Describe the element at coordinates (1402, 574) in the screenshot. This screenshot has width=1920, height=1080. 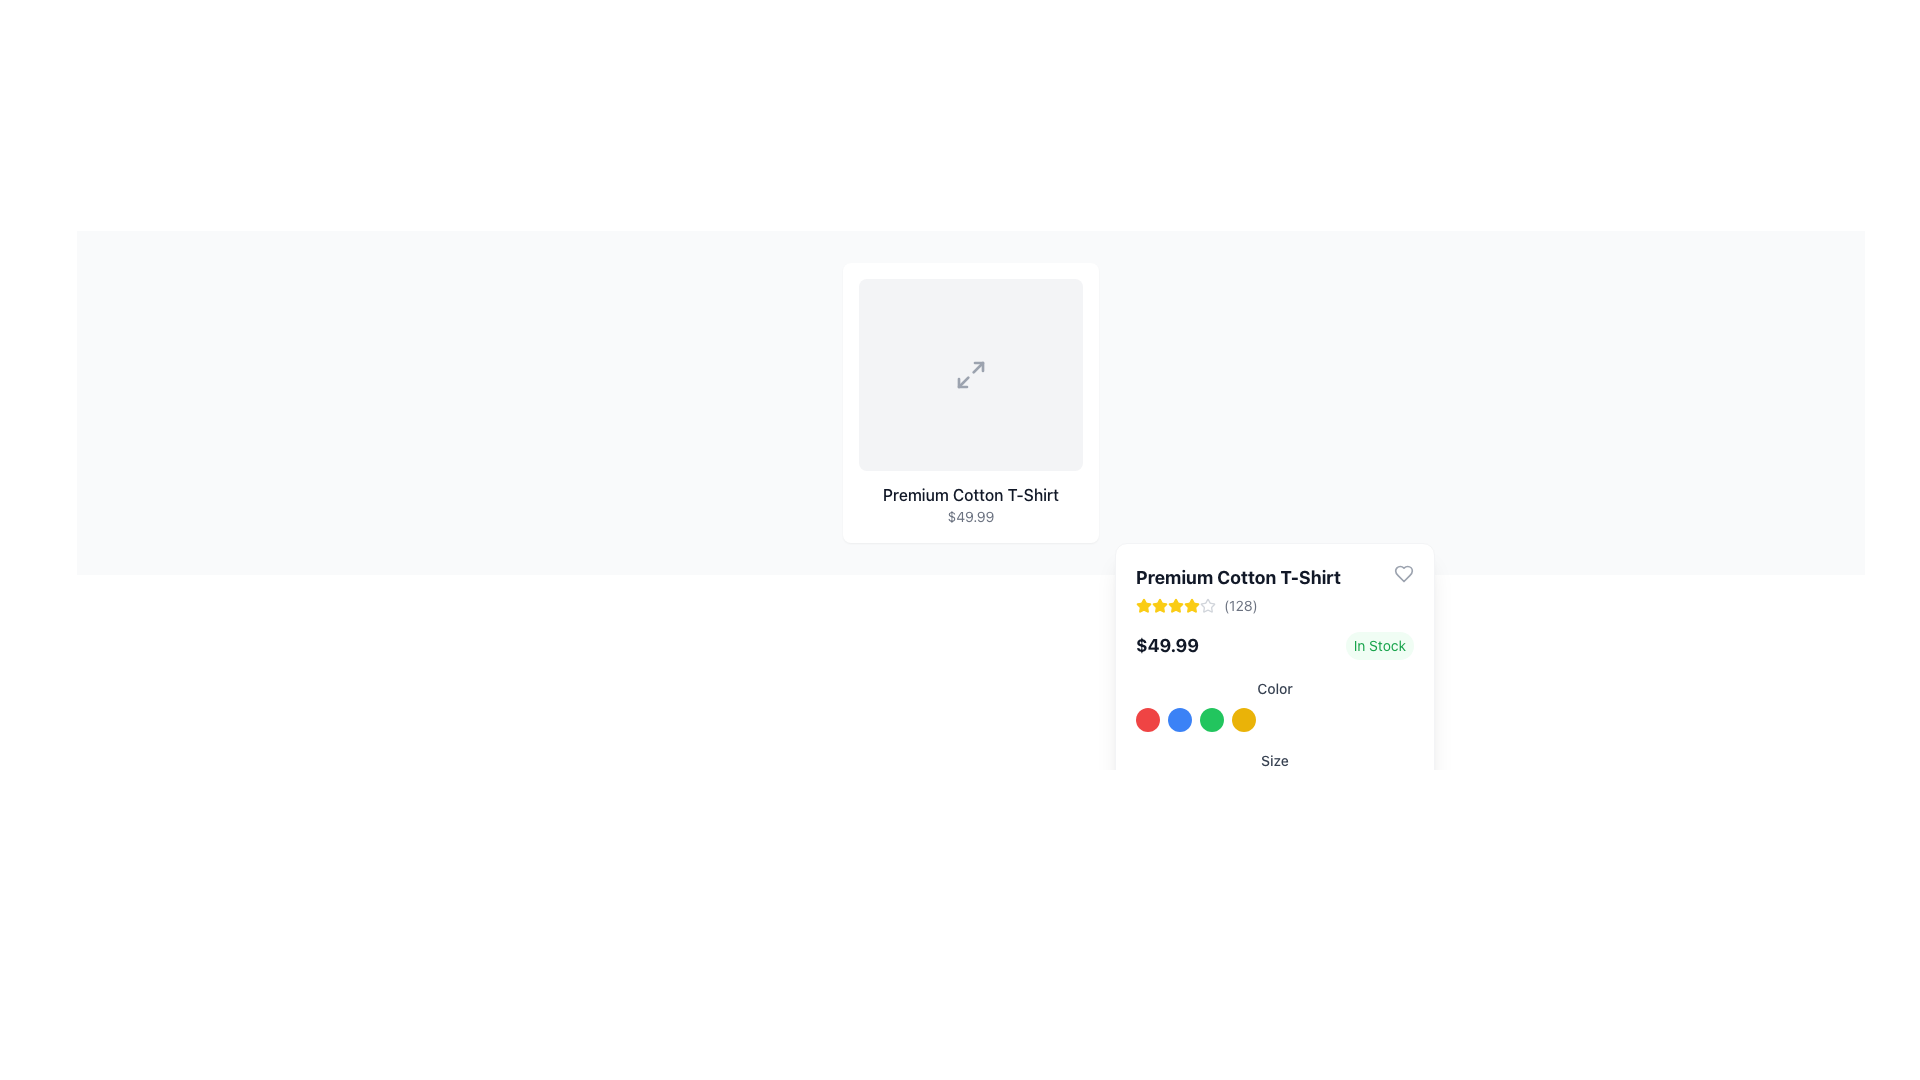
I see `the heart icon located near the top-right corner of the product details section` at that location.